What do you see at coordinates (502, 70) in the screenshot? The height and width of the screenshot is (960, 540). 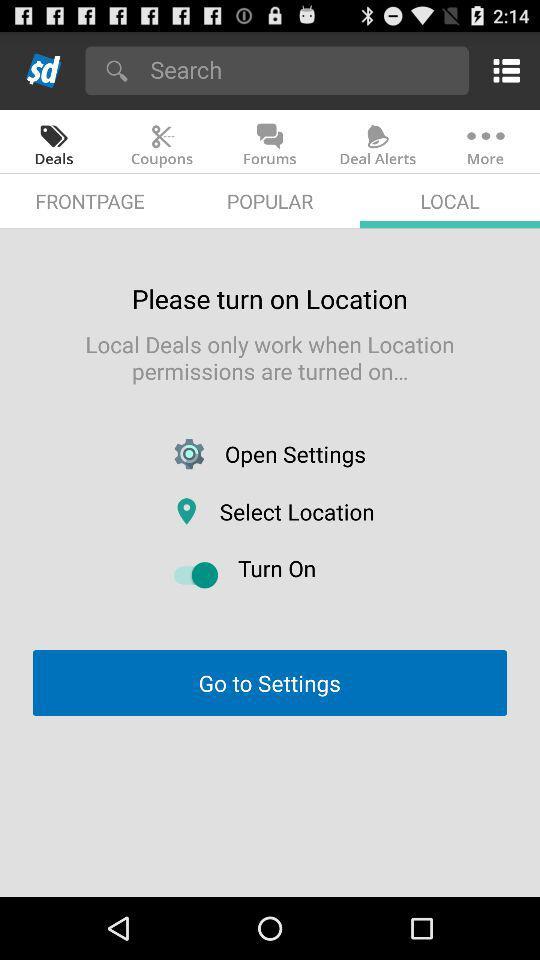 I see `activate the menu` at bounding box center [502, 70].